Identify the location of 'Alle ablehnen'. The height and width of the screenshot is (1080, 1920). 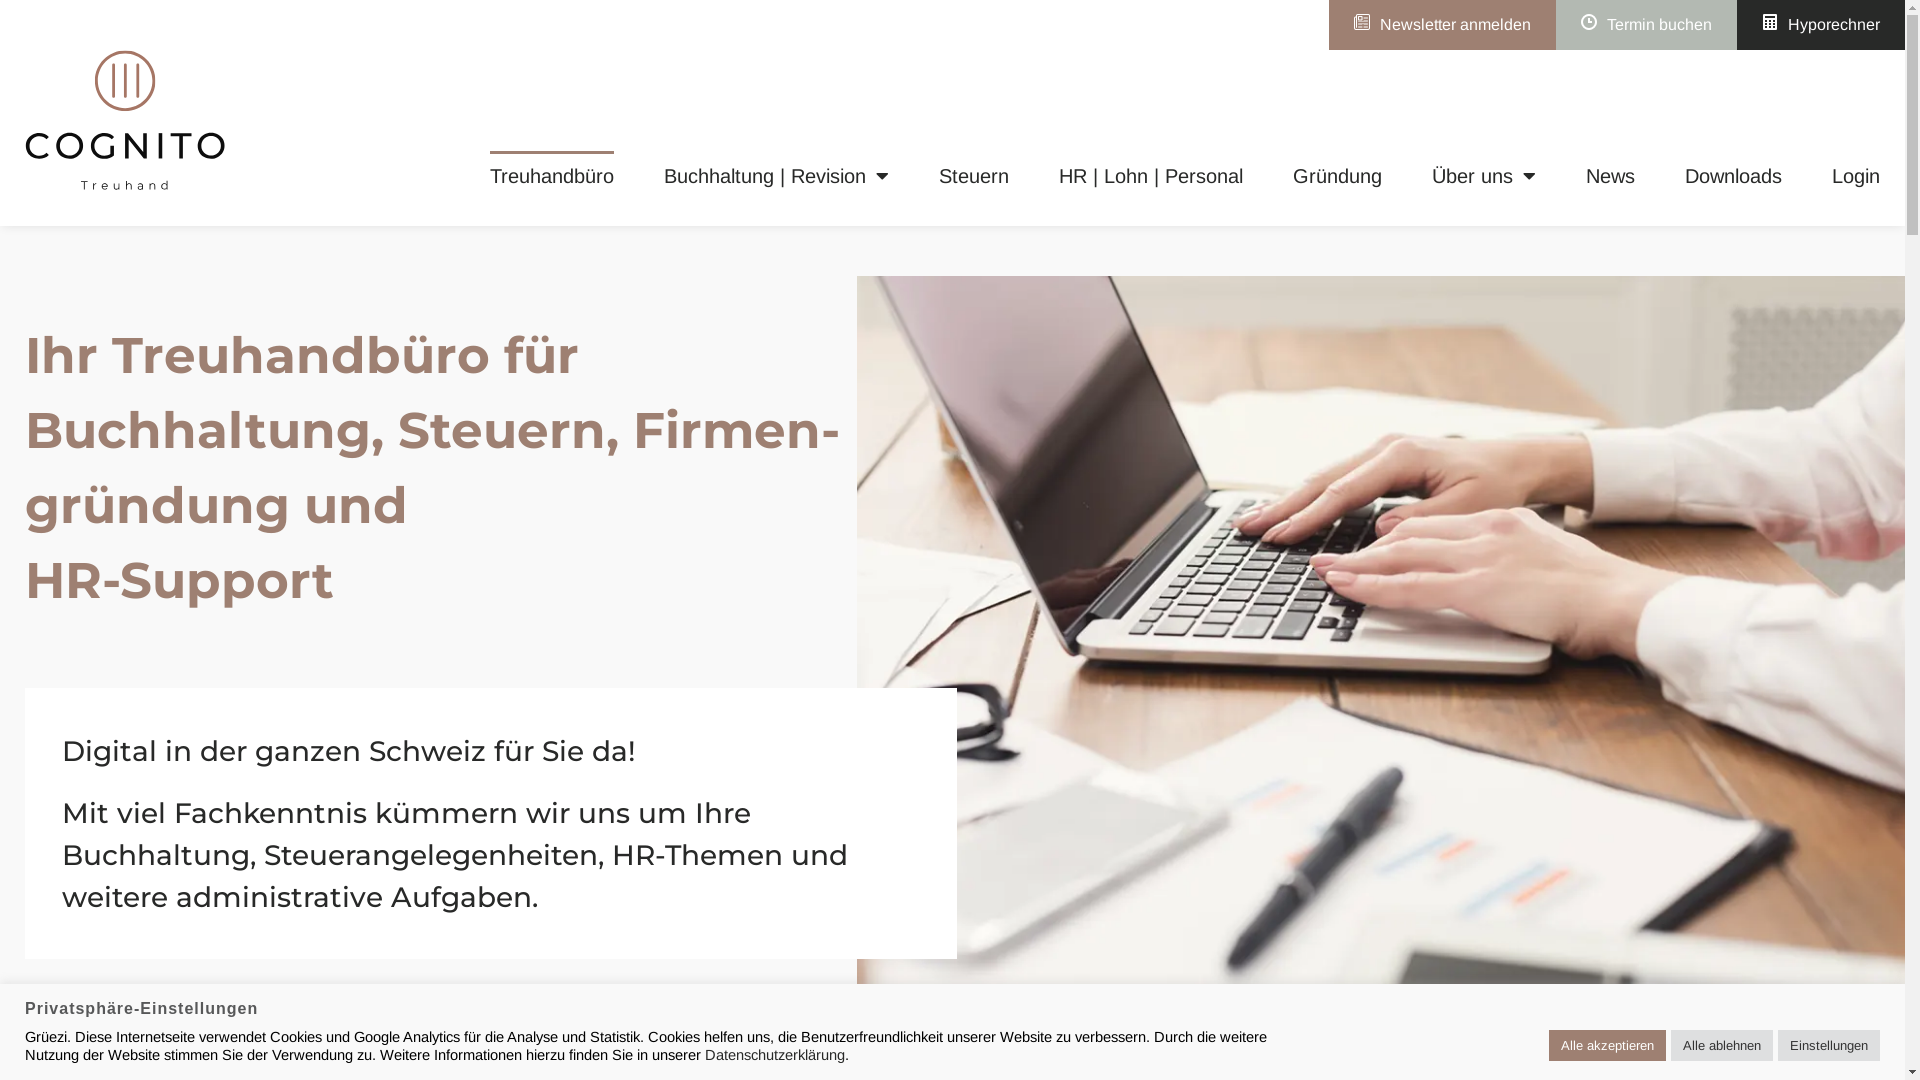
(1721, 1044).